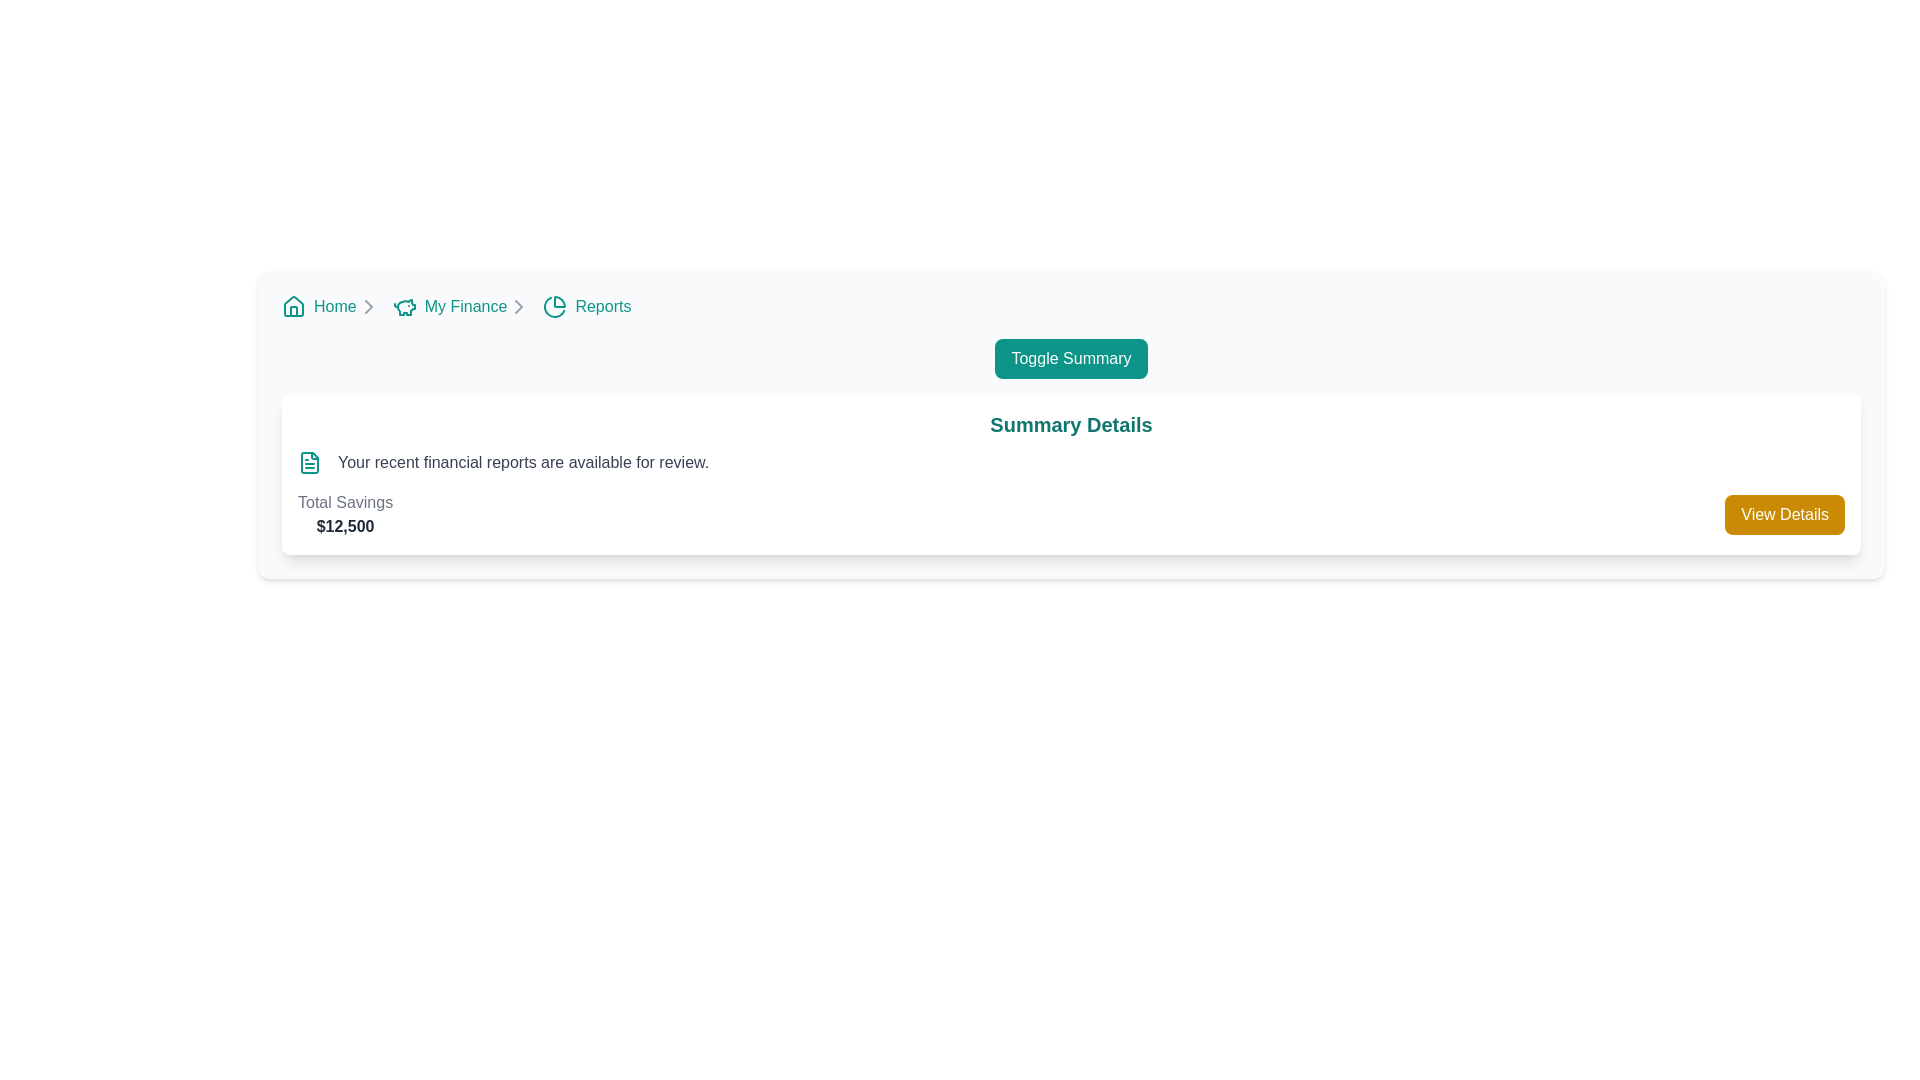  I want to click on the red-filled circular shape representing a pie chart slice within the 'Reports' icon, located to the right of the 'My Finance' breadcrumb, so click(560, 301).